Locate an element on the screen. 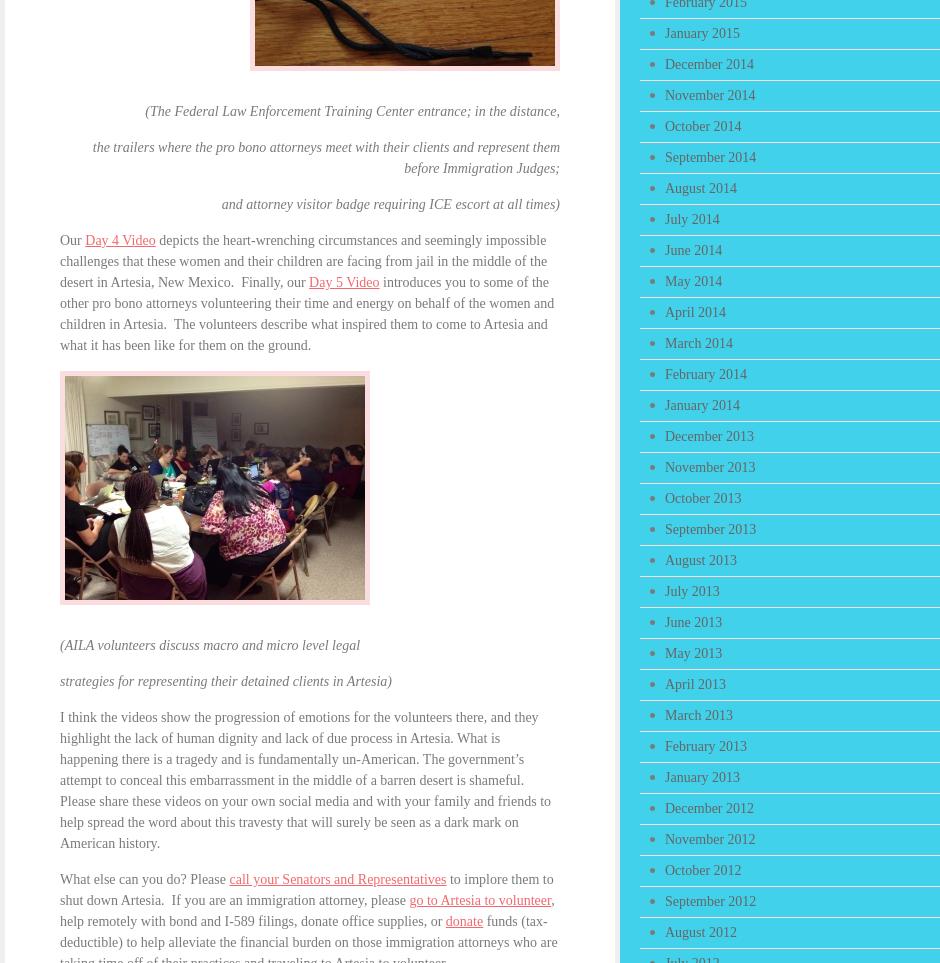 This screenshot has height=963, width=940. 'strategies for representing their detained clients in Artesia)' is located at coordinates (58, 681).